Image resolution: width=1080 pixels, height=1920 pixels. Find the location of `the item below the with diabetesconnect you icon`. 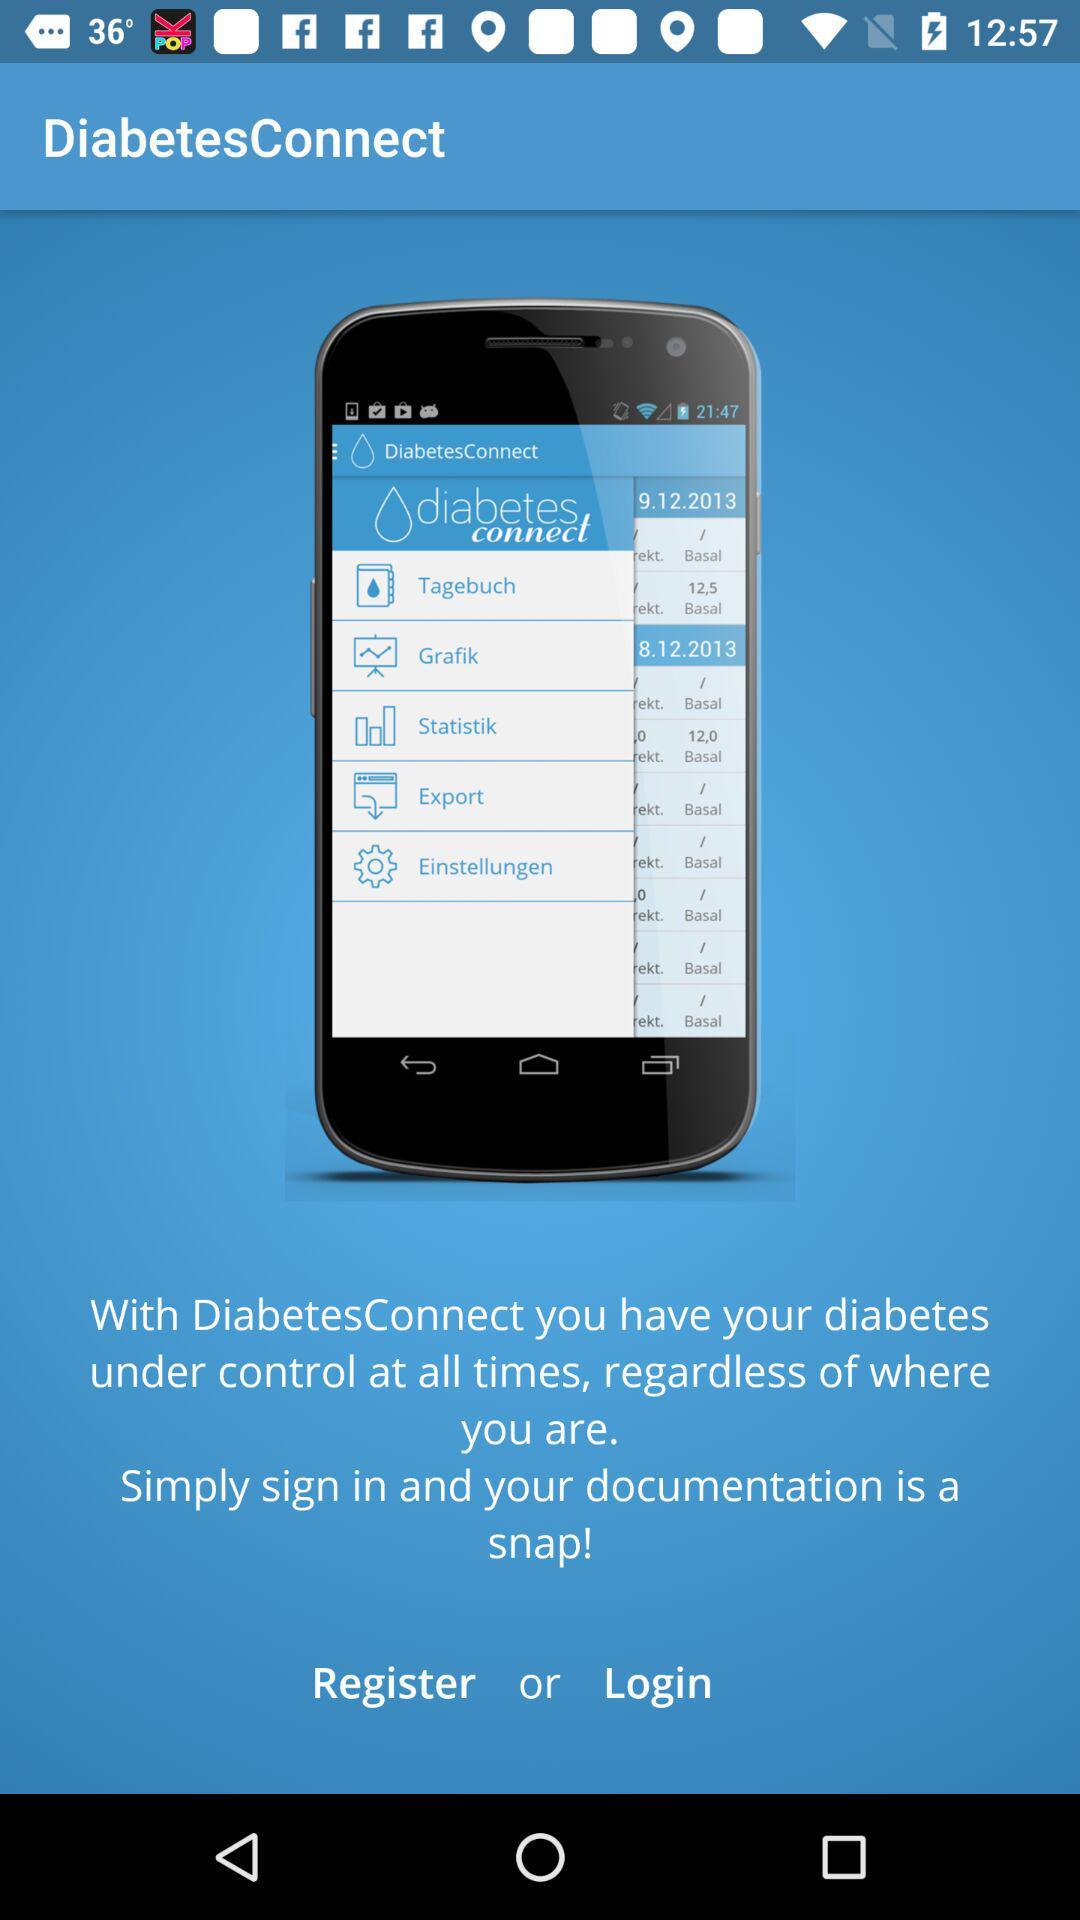

the item below the with diabetesconnect you icon is located at coordinates (658, 1680).